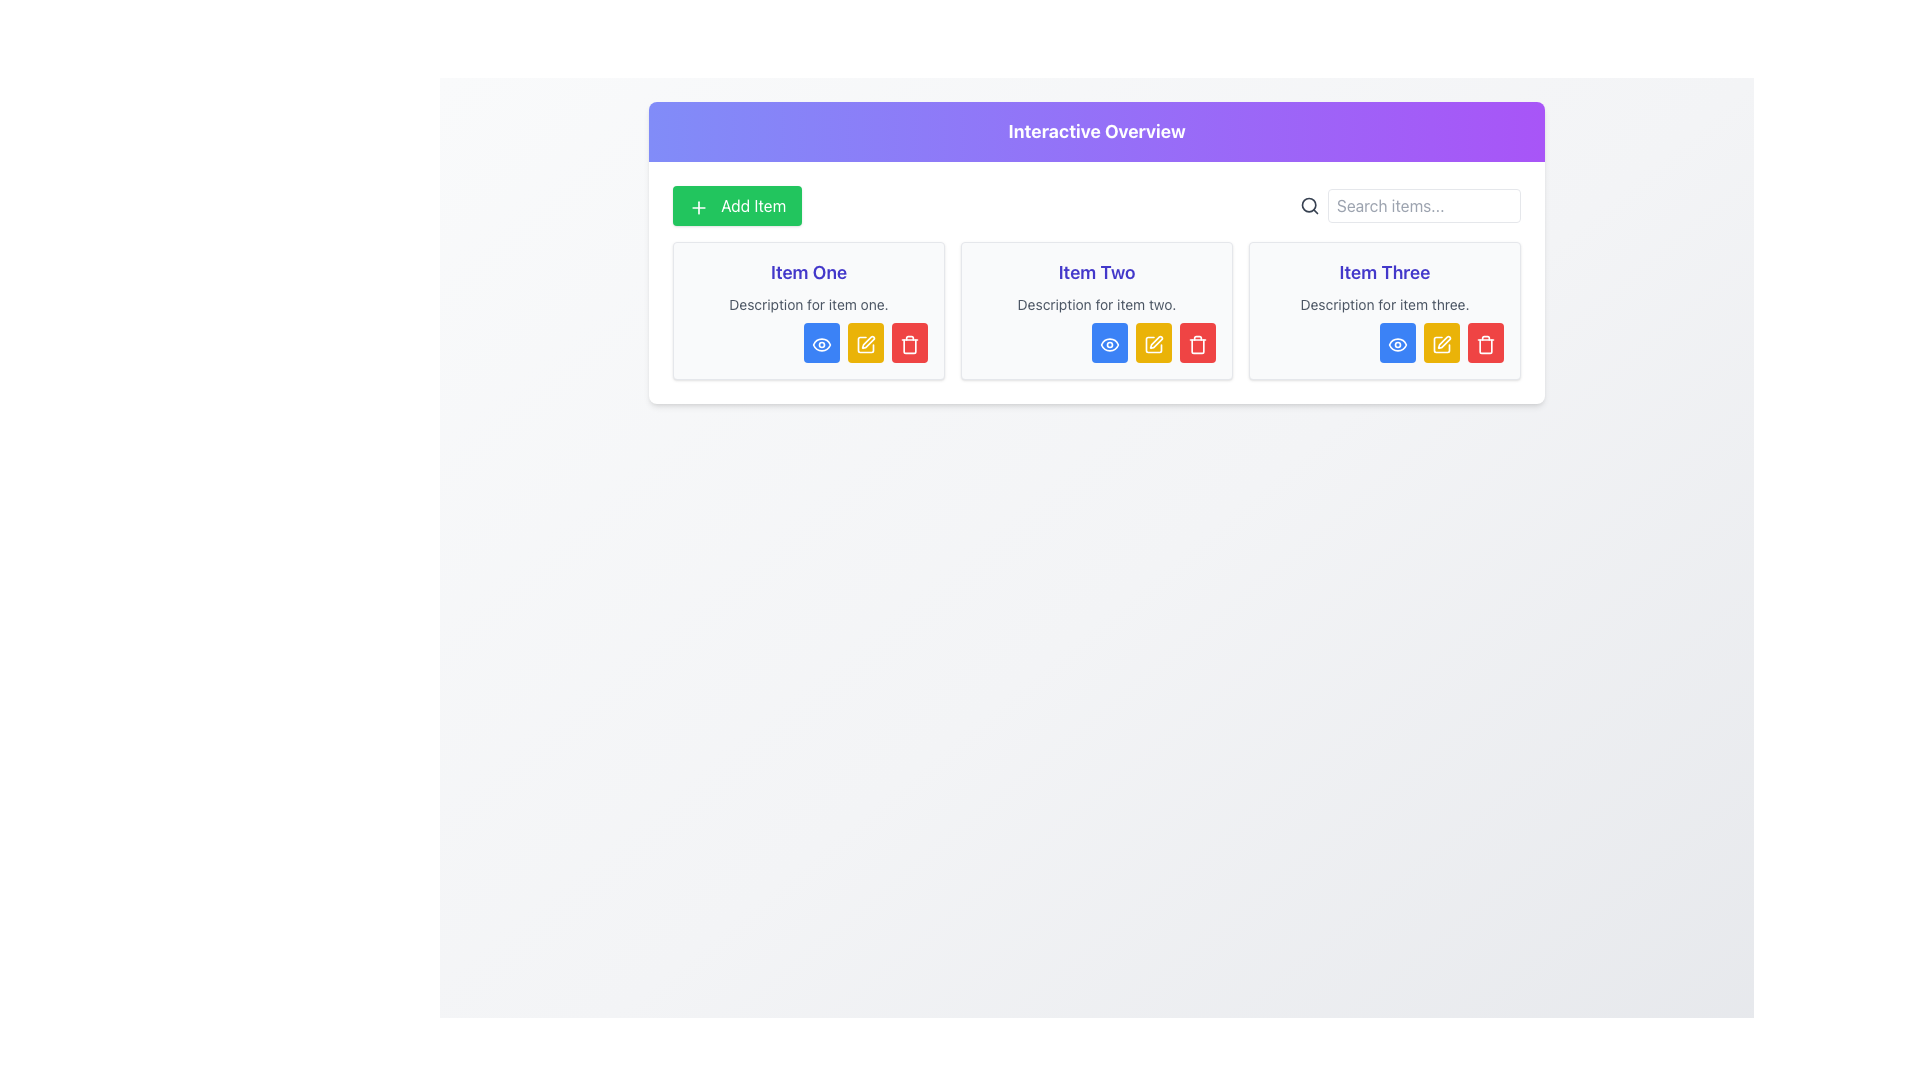 The image size is (1920, 1080). What do you see at coordinates (865, 342) in the screenshot?
I see `the icon resembling a pen or pencil shape within the first card labeled 'Item One'` at bounding box center [865, 342].